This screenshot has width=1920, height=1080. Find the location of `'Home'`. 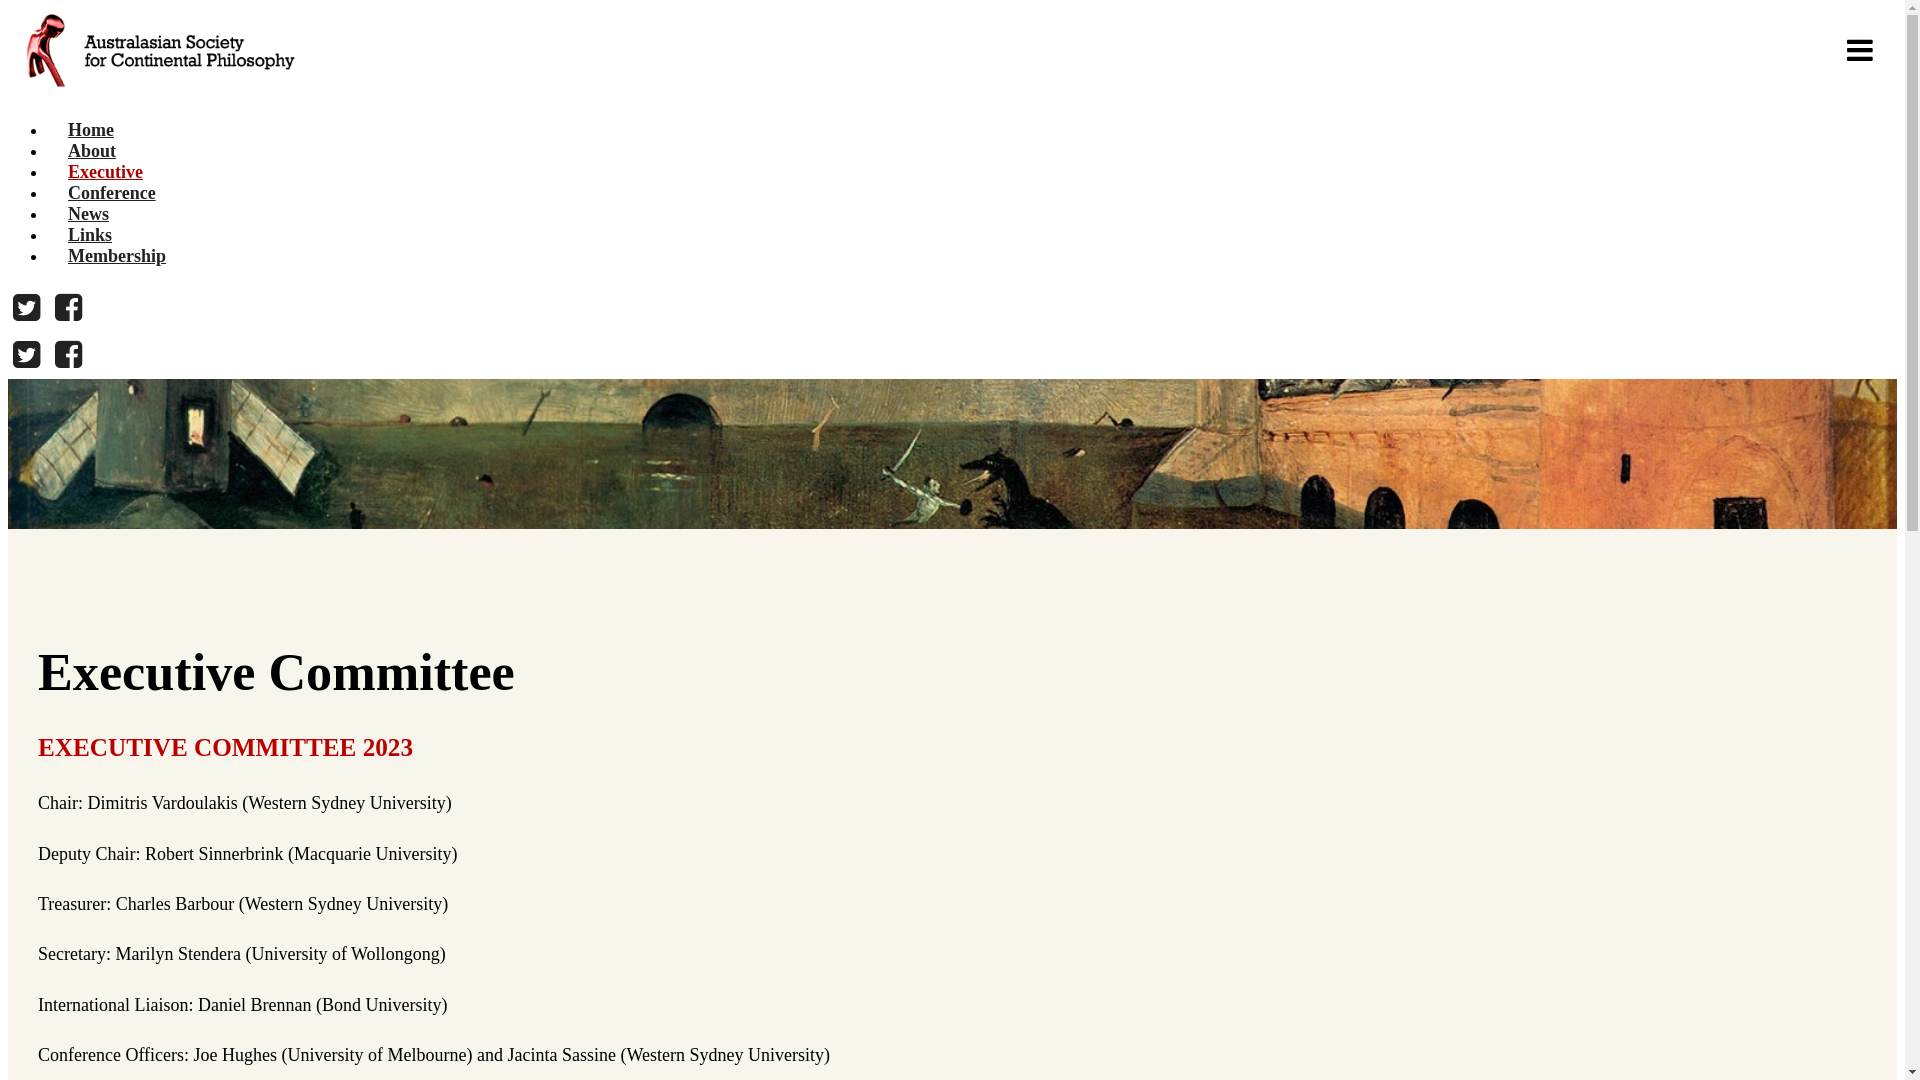

'Home' is located at coordinates (90, 130).